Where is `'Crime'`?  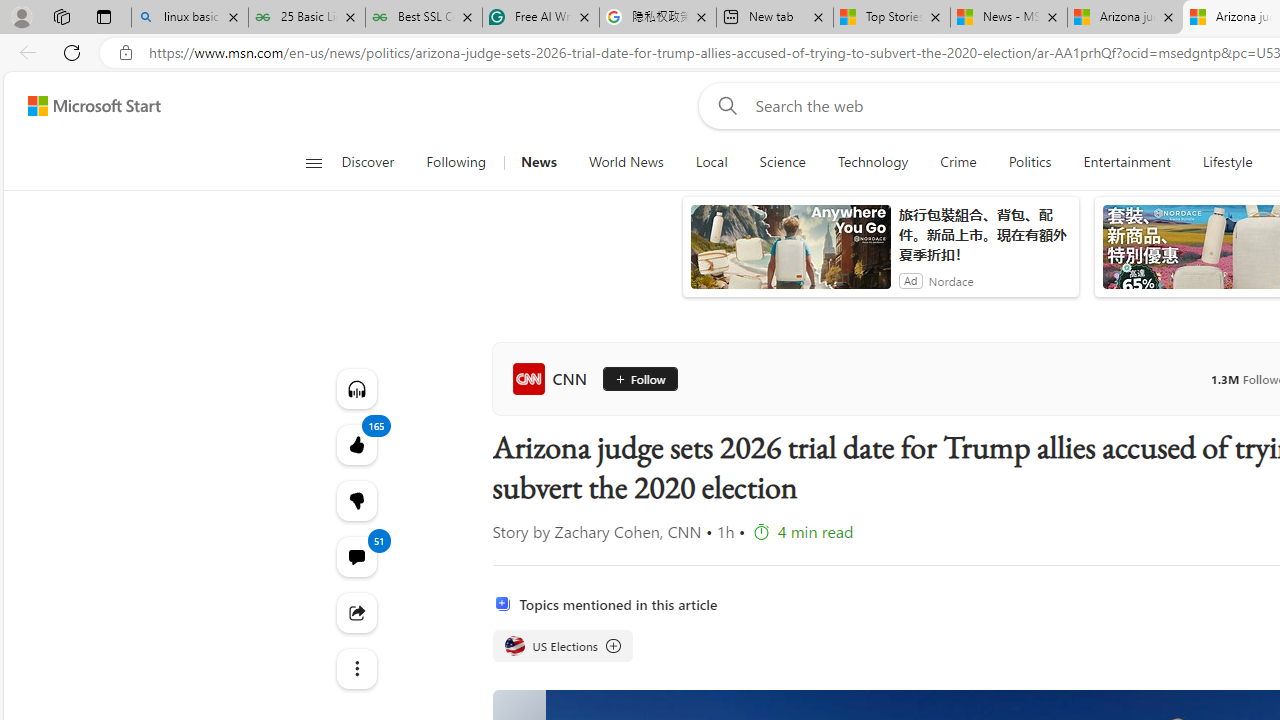
'Crime' is located at coordinates (957, 162).